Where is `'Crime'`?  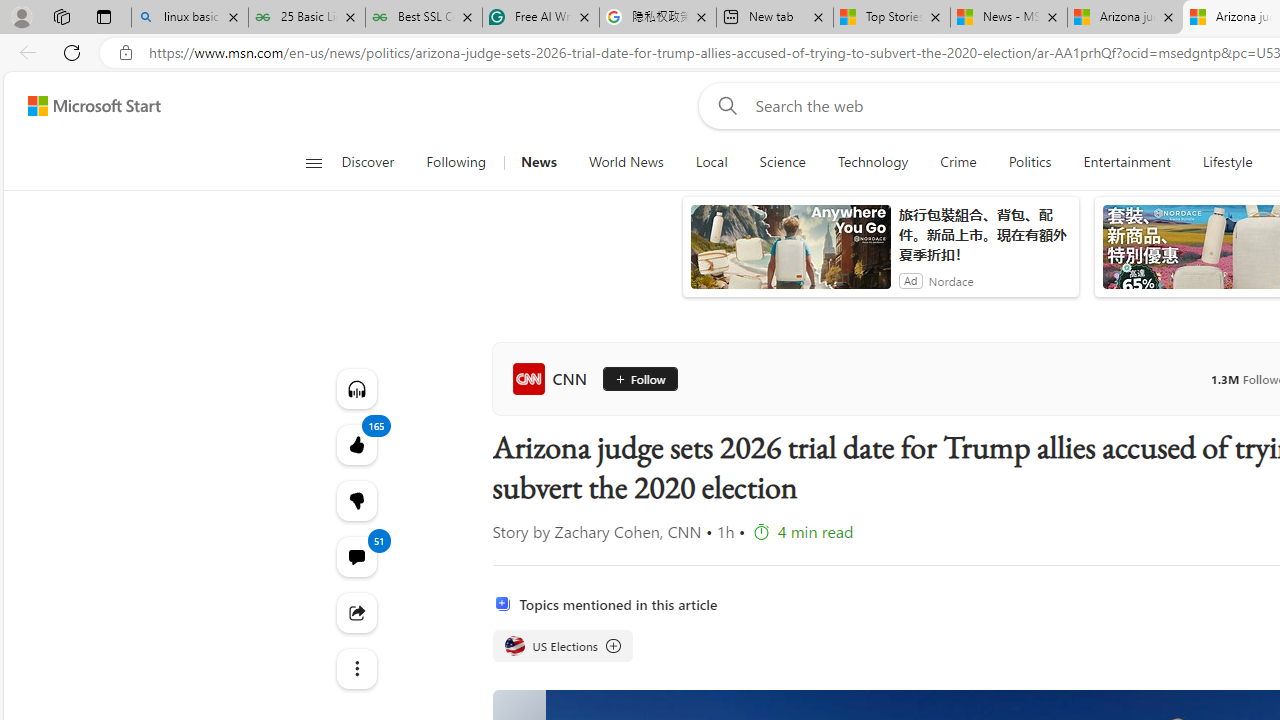
'Crime' is located at coordinates (957, 162).